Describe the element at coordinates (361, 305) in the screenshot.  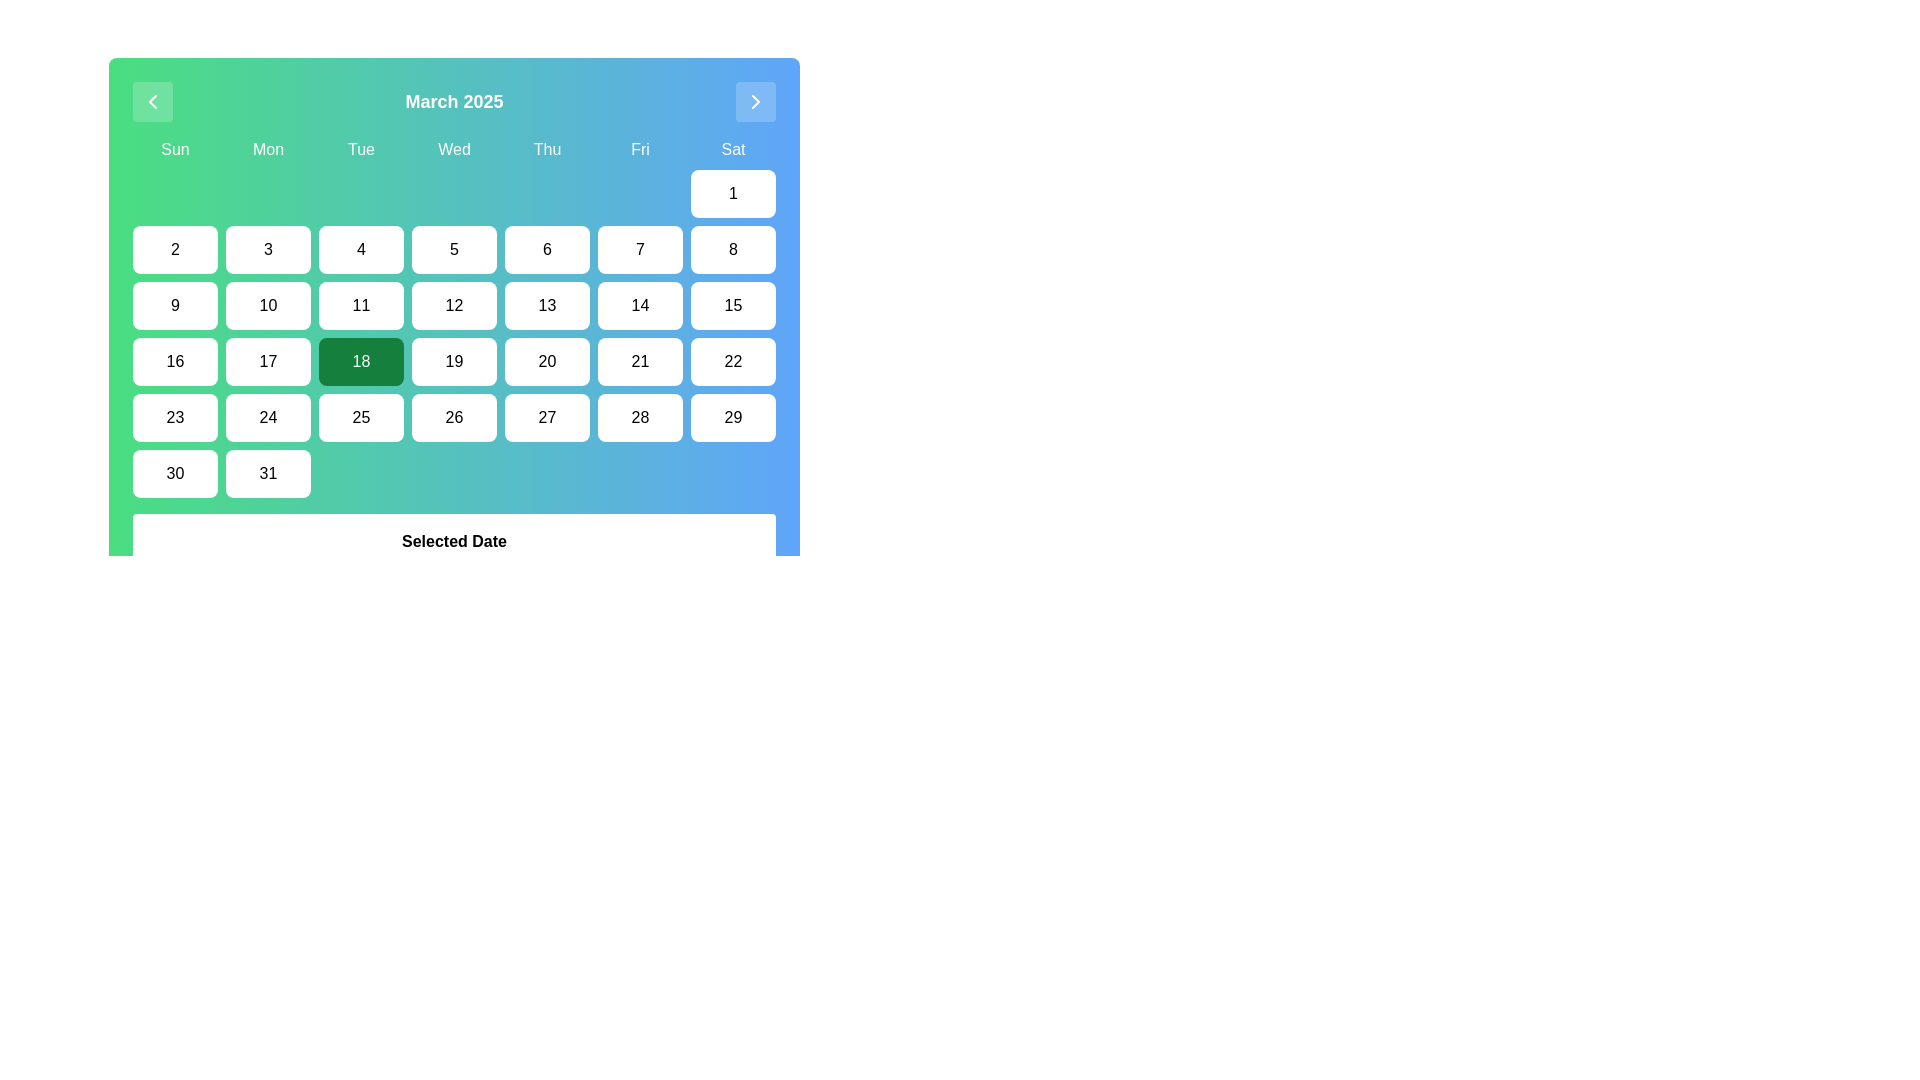
I see `the button displaying the number '11' in the calendar grid layout under the column labeled 'Tue'` at that location.